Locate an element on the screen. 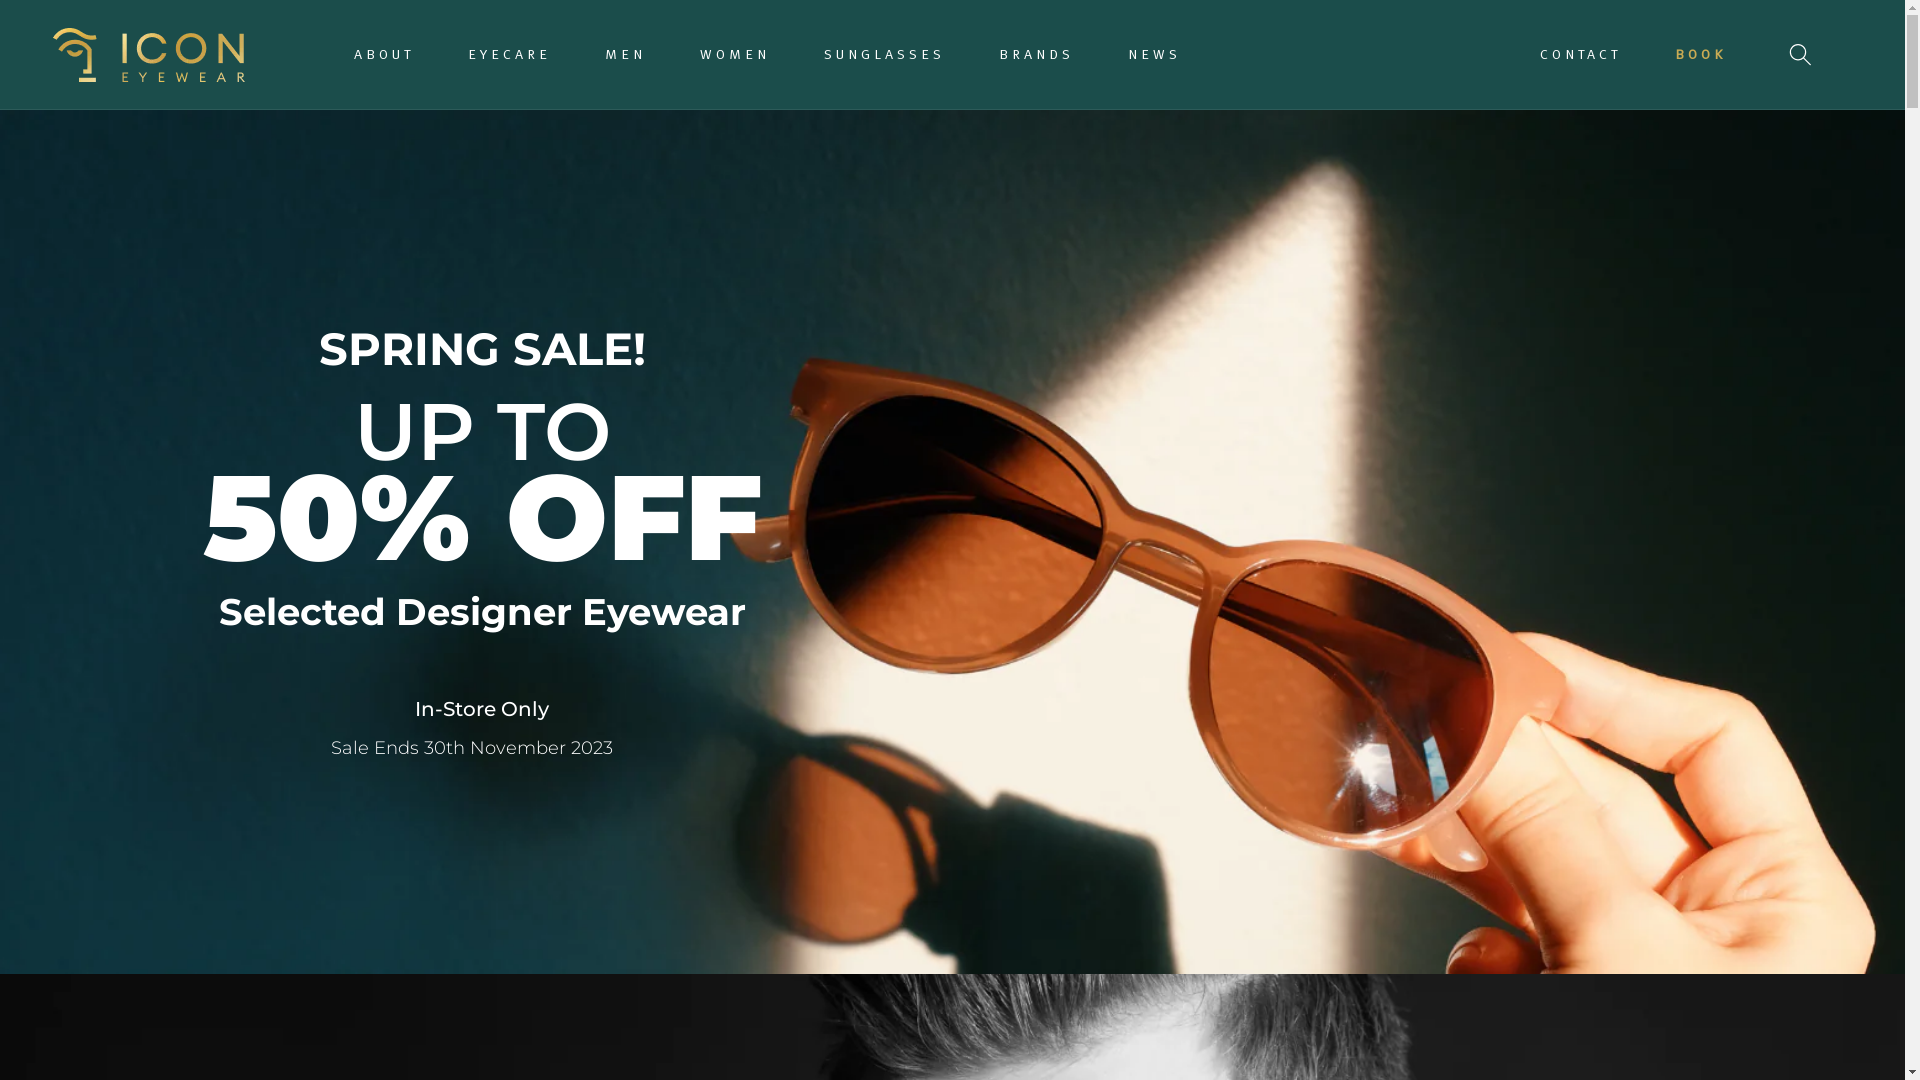 The image size is (1920, 1080). 'NEWS' is located at coordinates (1115, 53).